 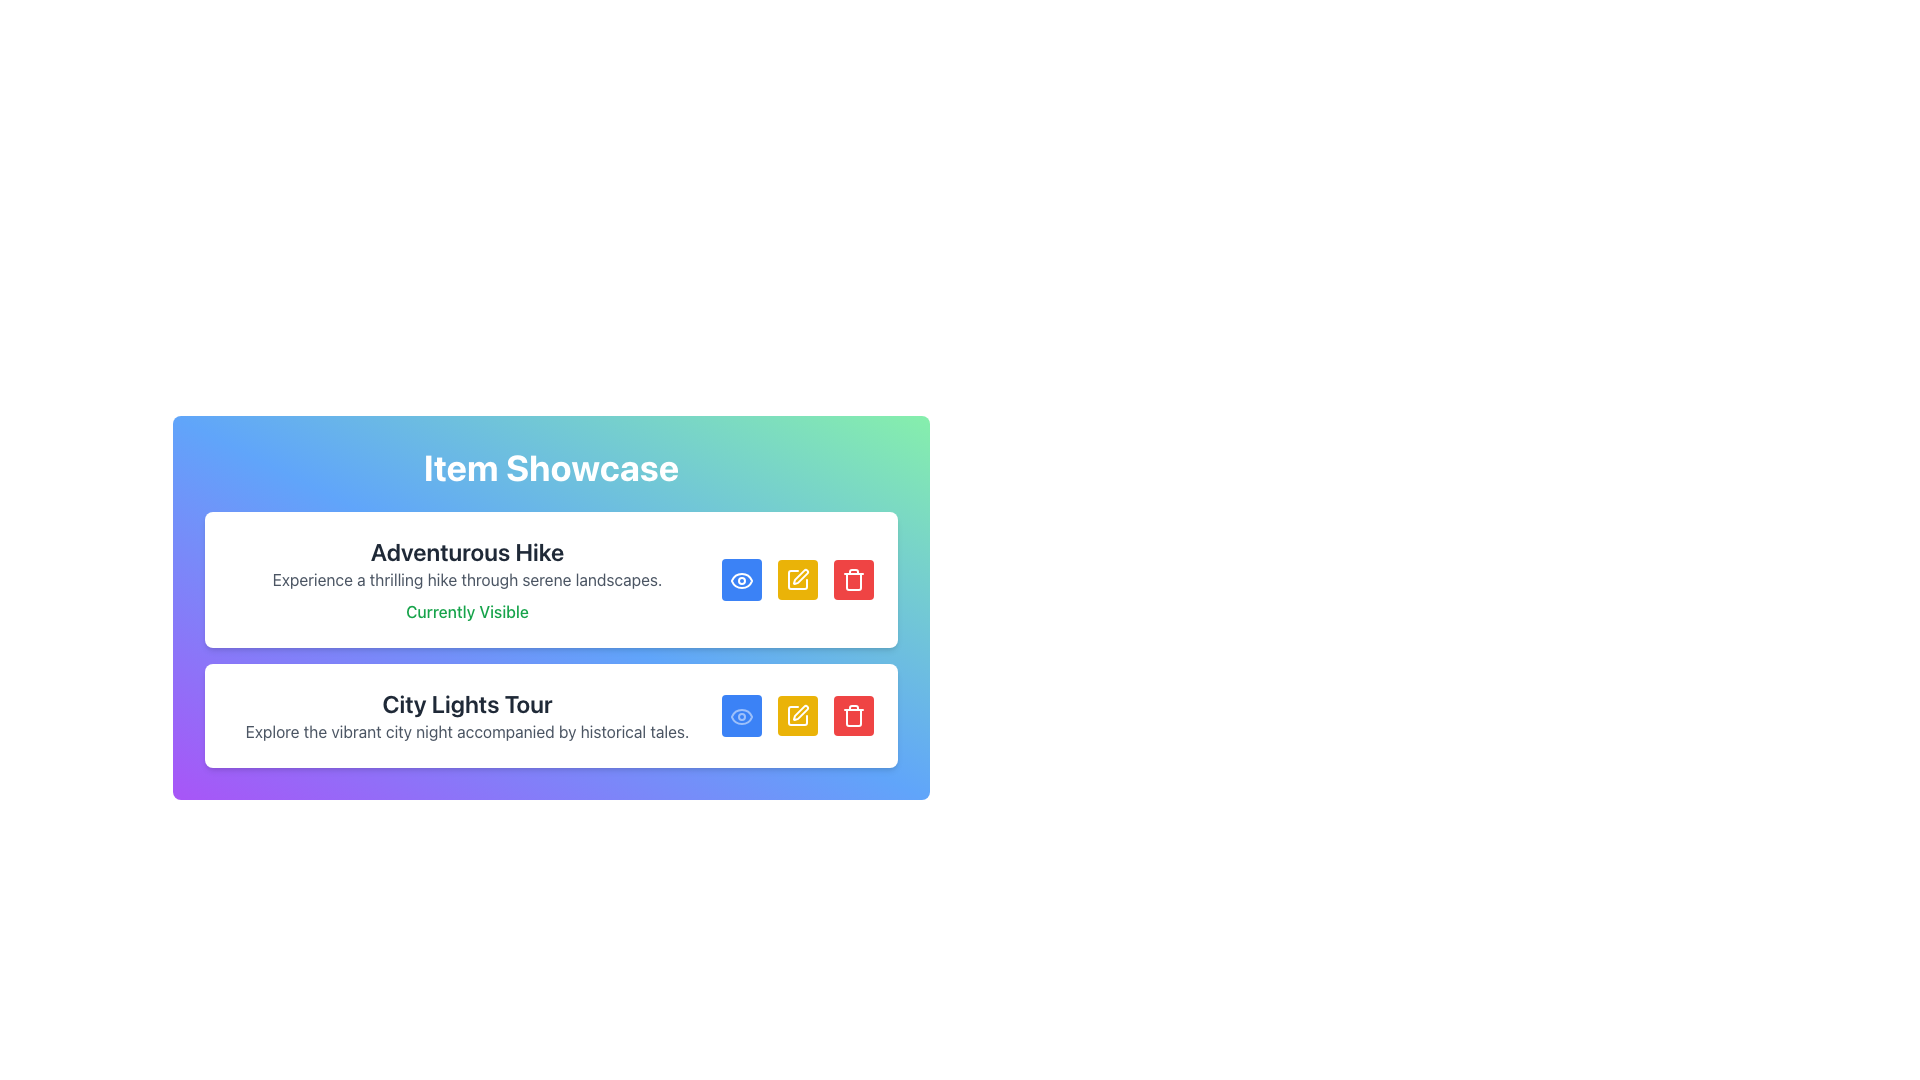 What do you see at coordinates (796, 715) in the screenshot?
I see `the edit button for the 'City Lights Tour' entry, located as the second icon in a row of three action buttons within the second item group, positioned between a blue icon and a red icon` at bounding box center [796, 715].